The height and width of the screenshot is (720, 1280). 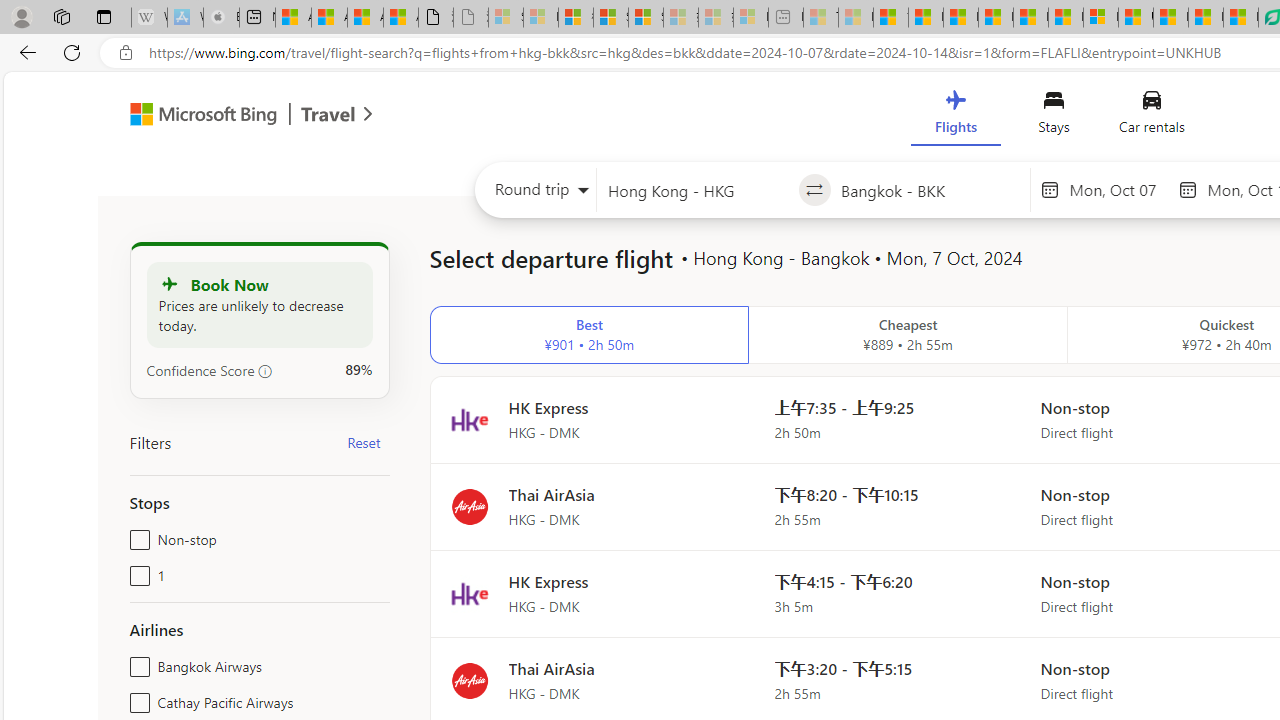 I want to click on 'Flights', so click(x=954, y=117).